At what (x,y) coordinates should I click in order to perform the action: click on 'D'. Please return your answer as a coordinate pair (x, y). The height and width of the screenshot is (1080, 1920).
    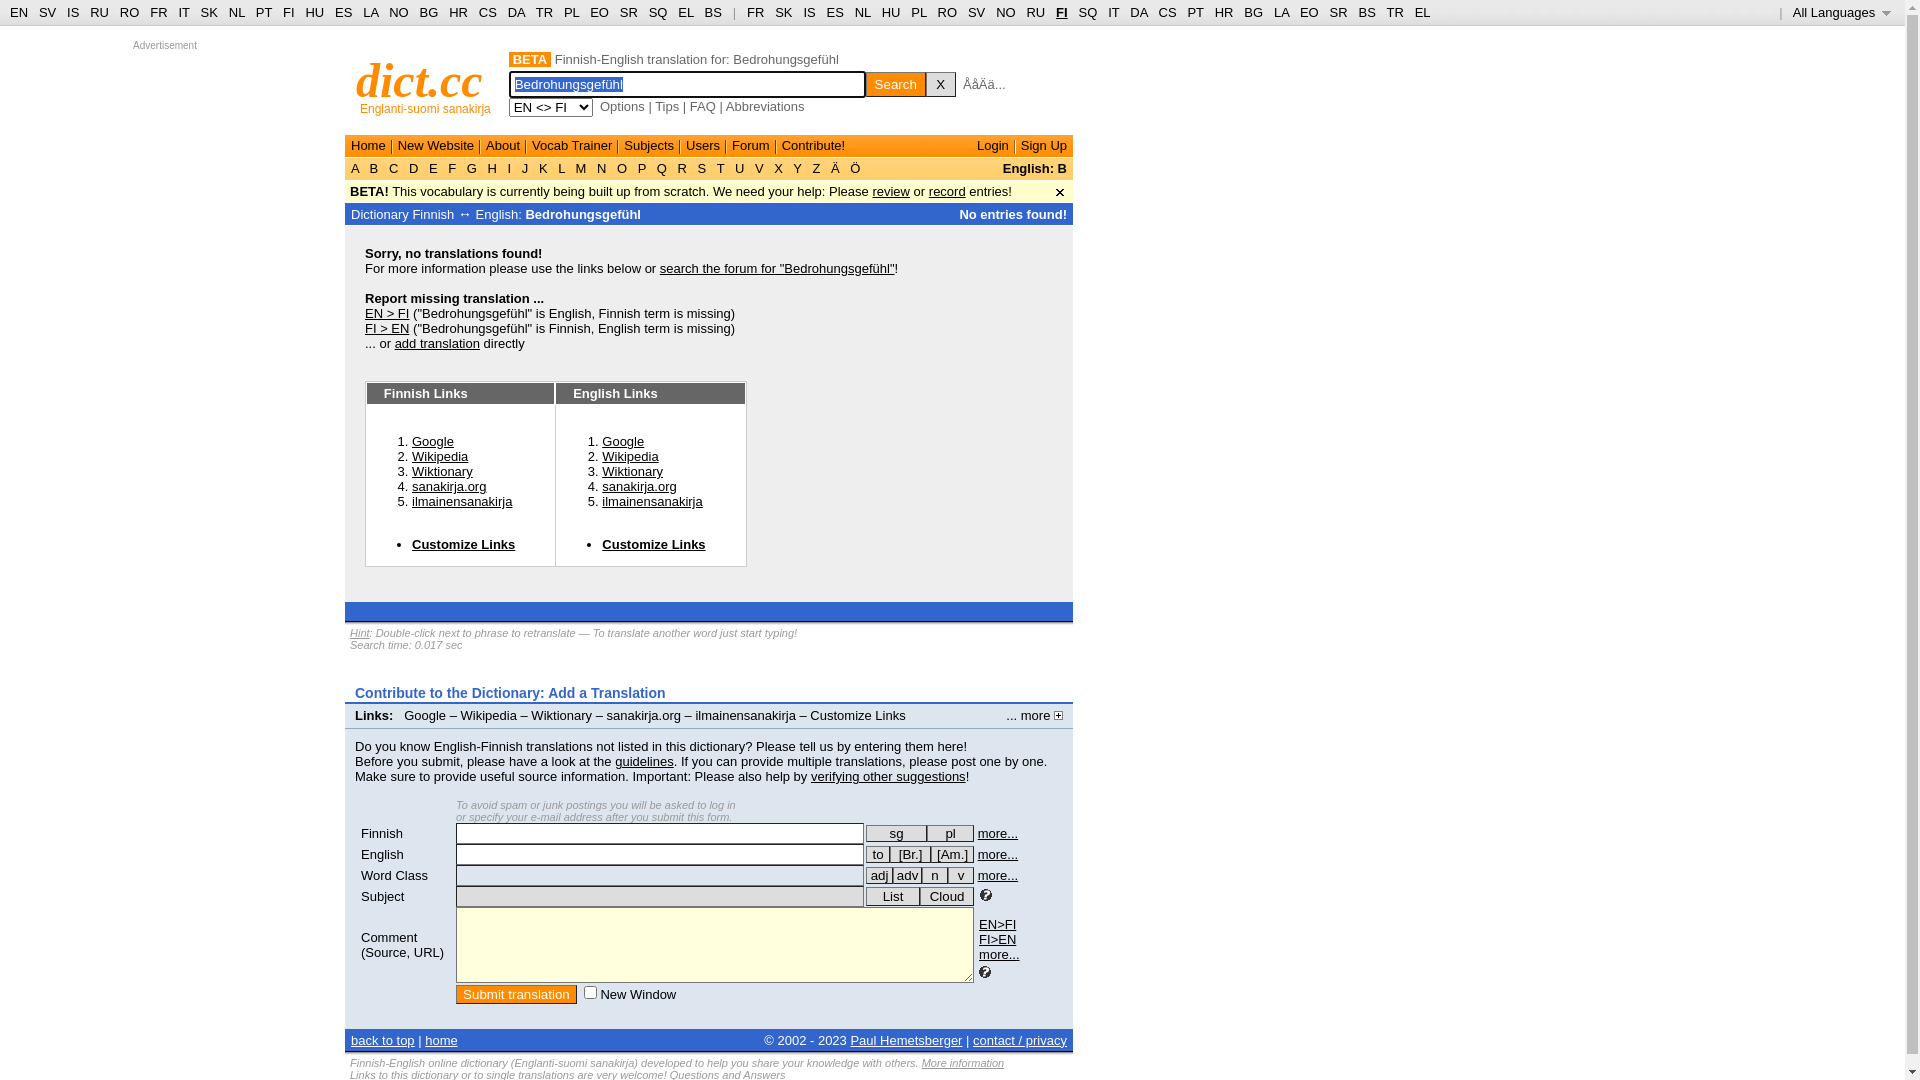
    Looking at the image, I should click on (403, 167).